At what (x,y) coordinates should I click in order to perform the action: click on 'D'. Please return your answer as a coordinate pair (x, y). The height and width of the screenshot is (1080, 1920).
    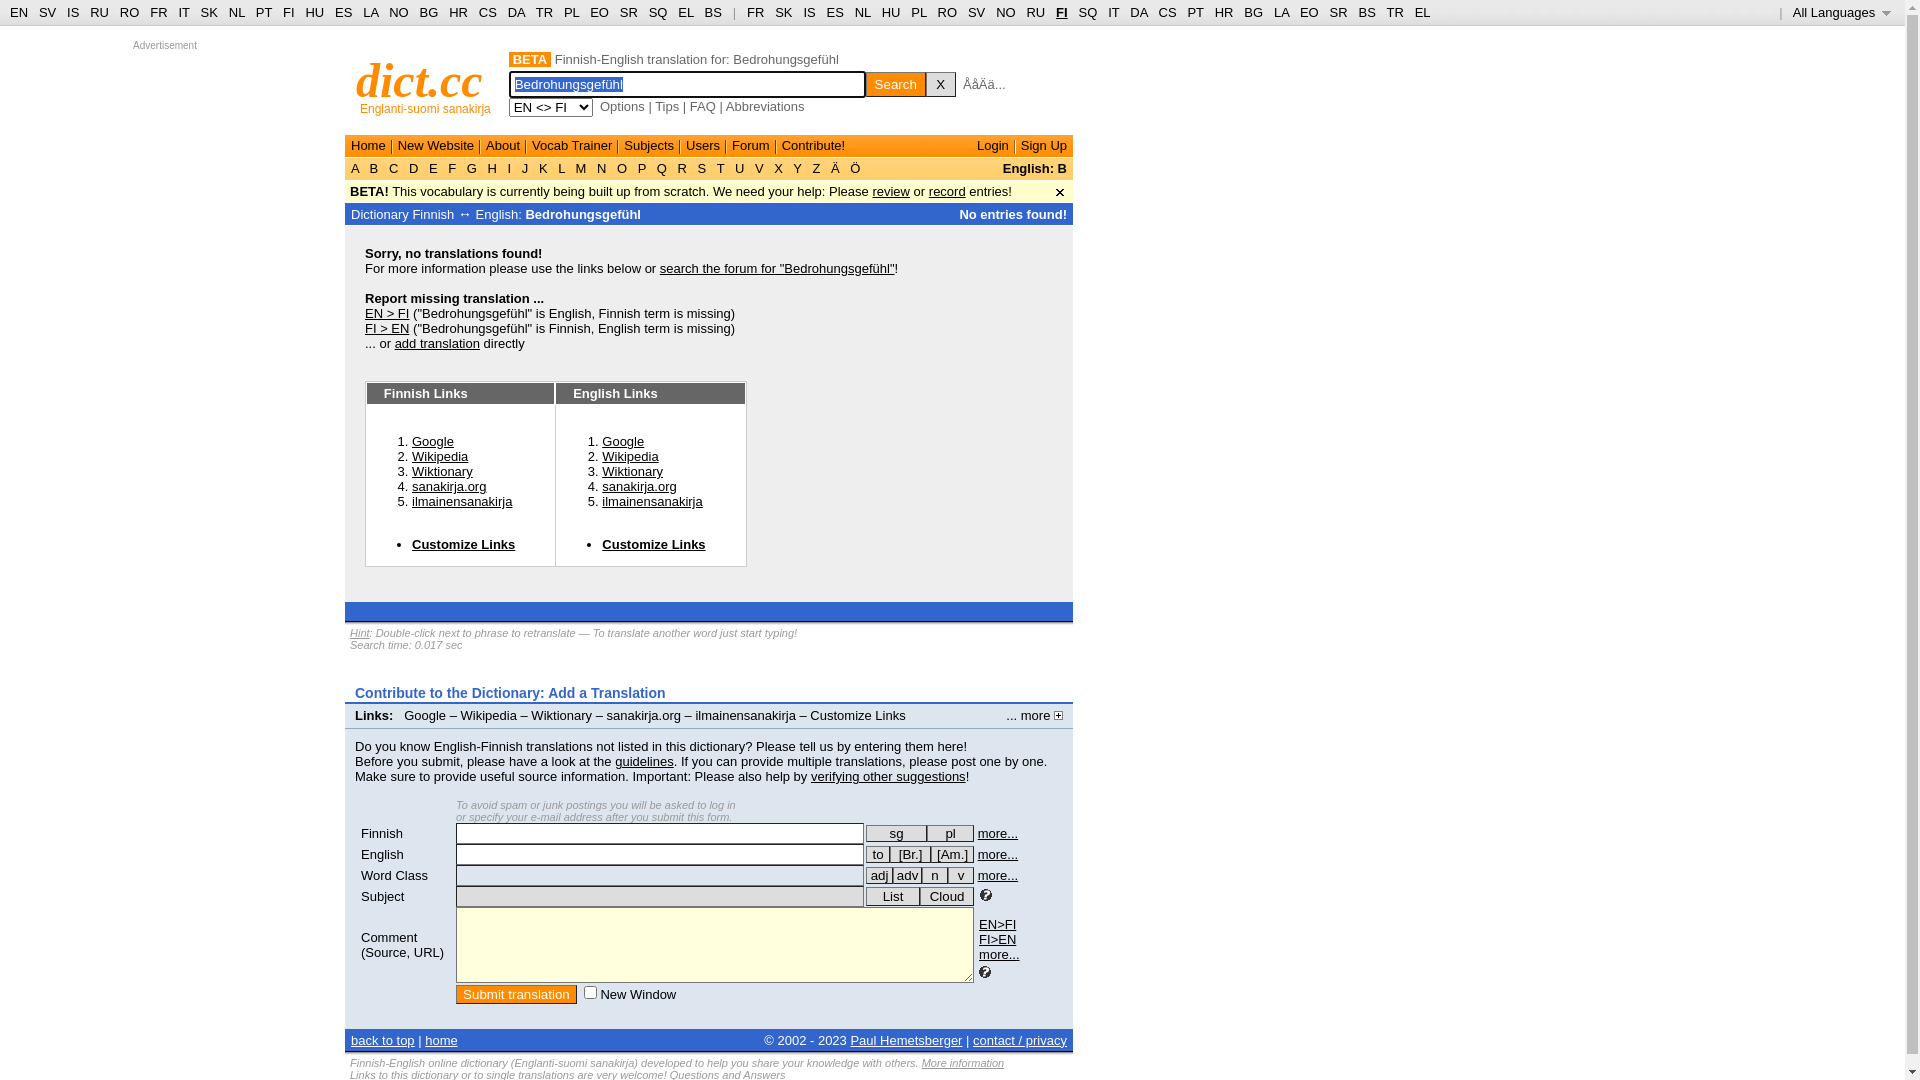
    Looking at the image, I should click on (403, 167).